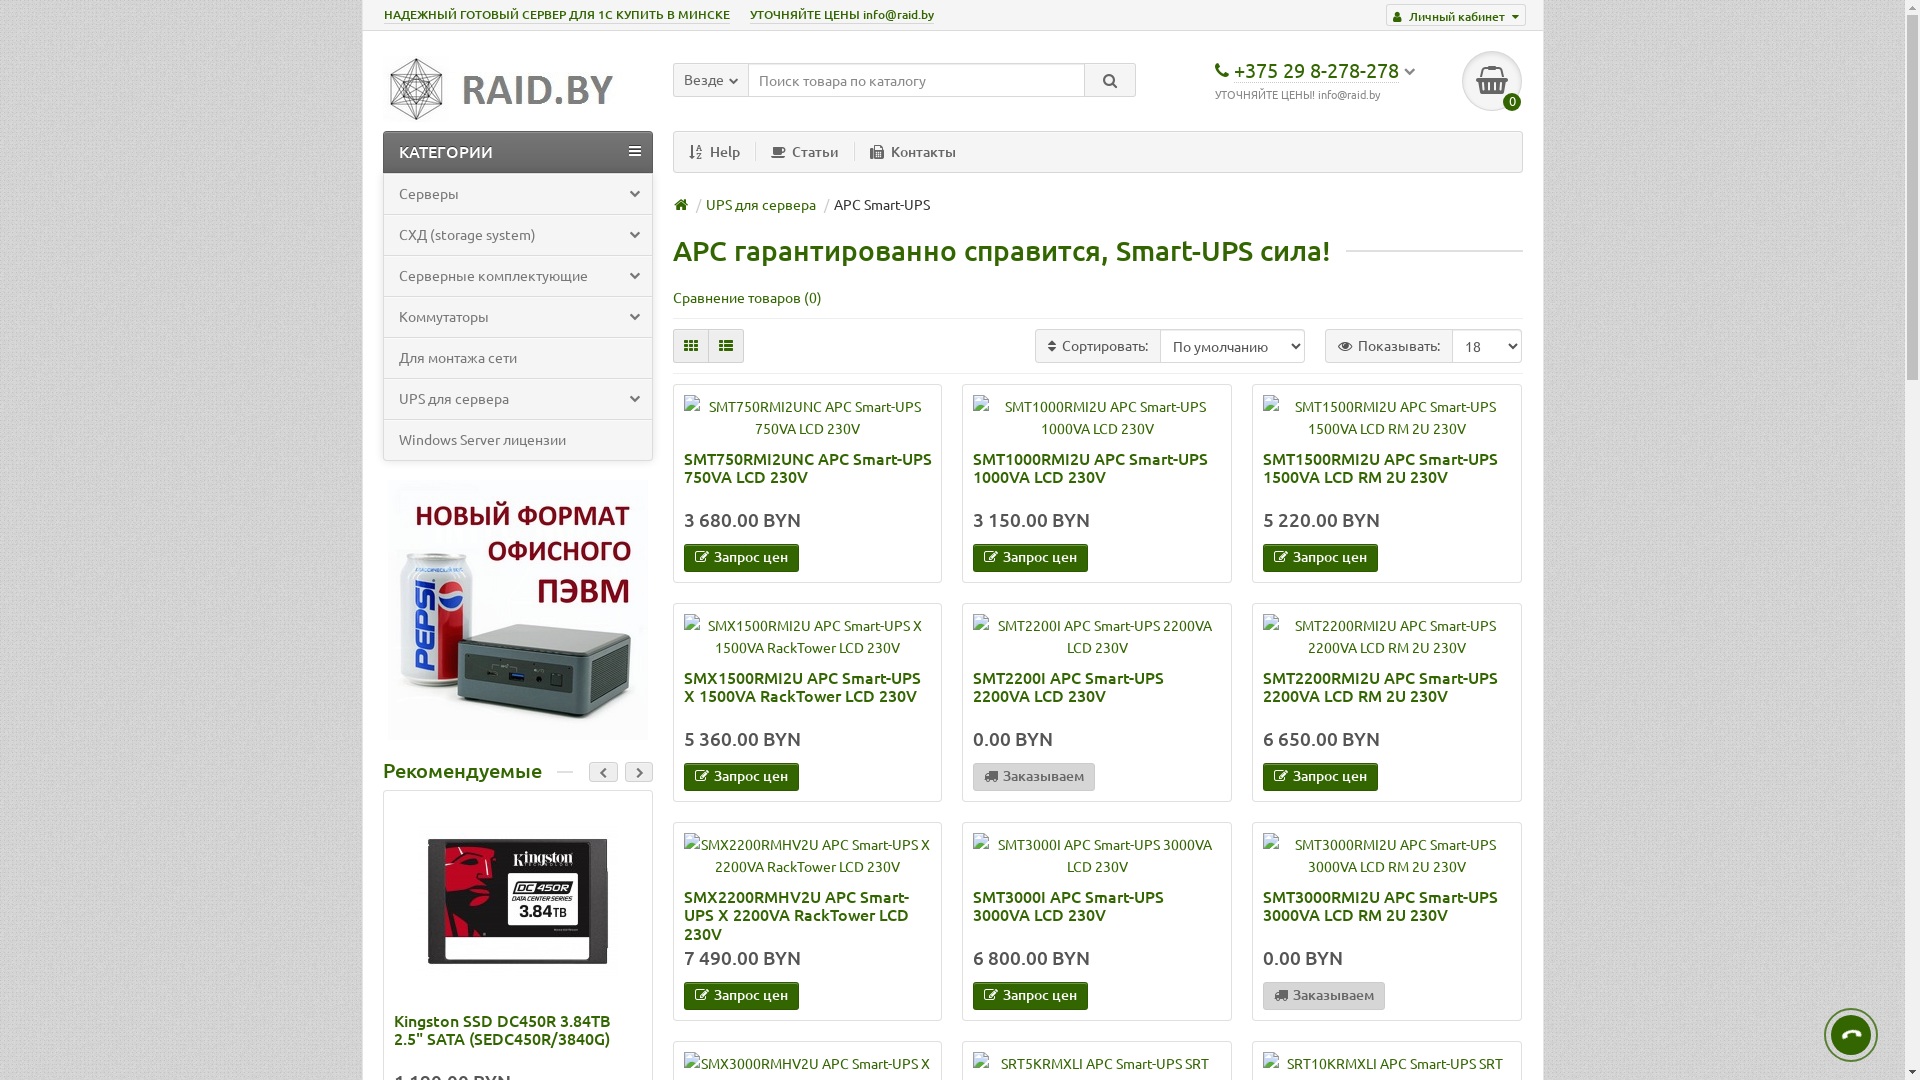  What do you see at coordinates (518, 1037) in the screenshot?
I see `'Kingston SSD DC450R 3.84TB 2.5" SATA (SEDC450R/3840G)'` at bounding box center [518, 1037].